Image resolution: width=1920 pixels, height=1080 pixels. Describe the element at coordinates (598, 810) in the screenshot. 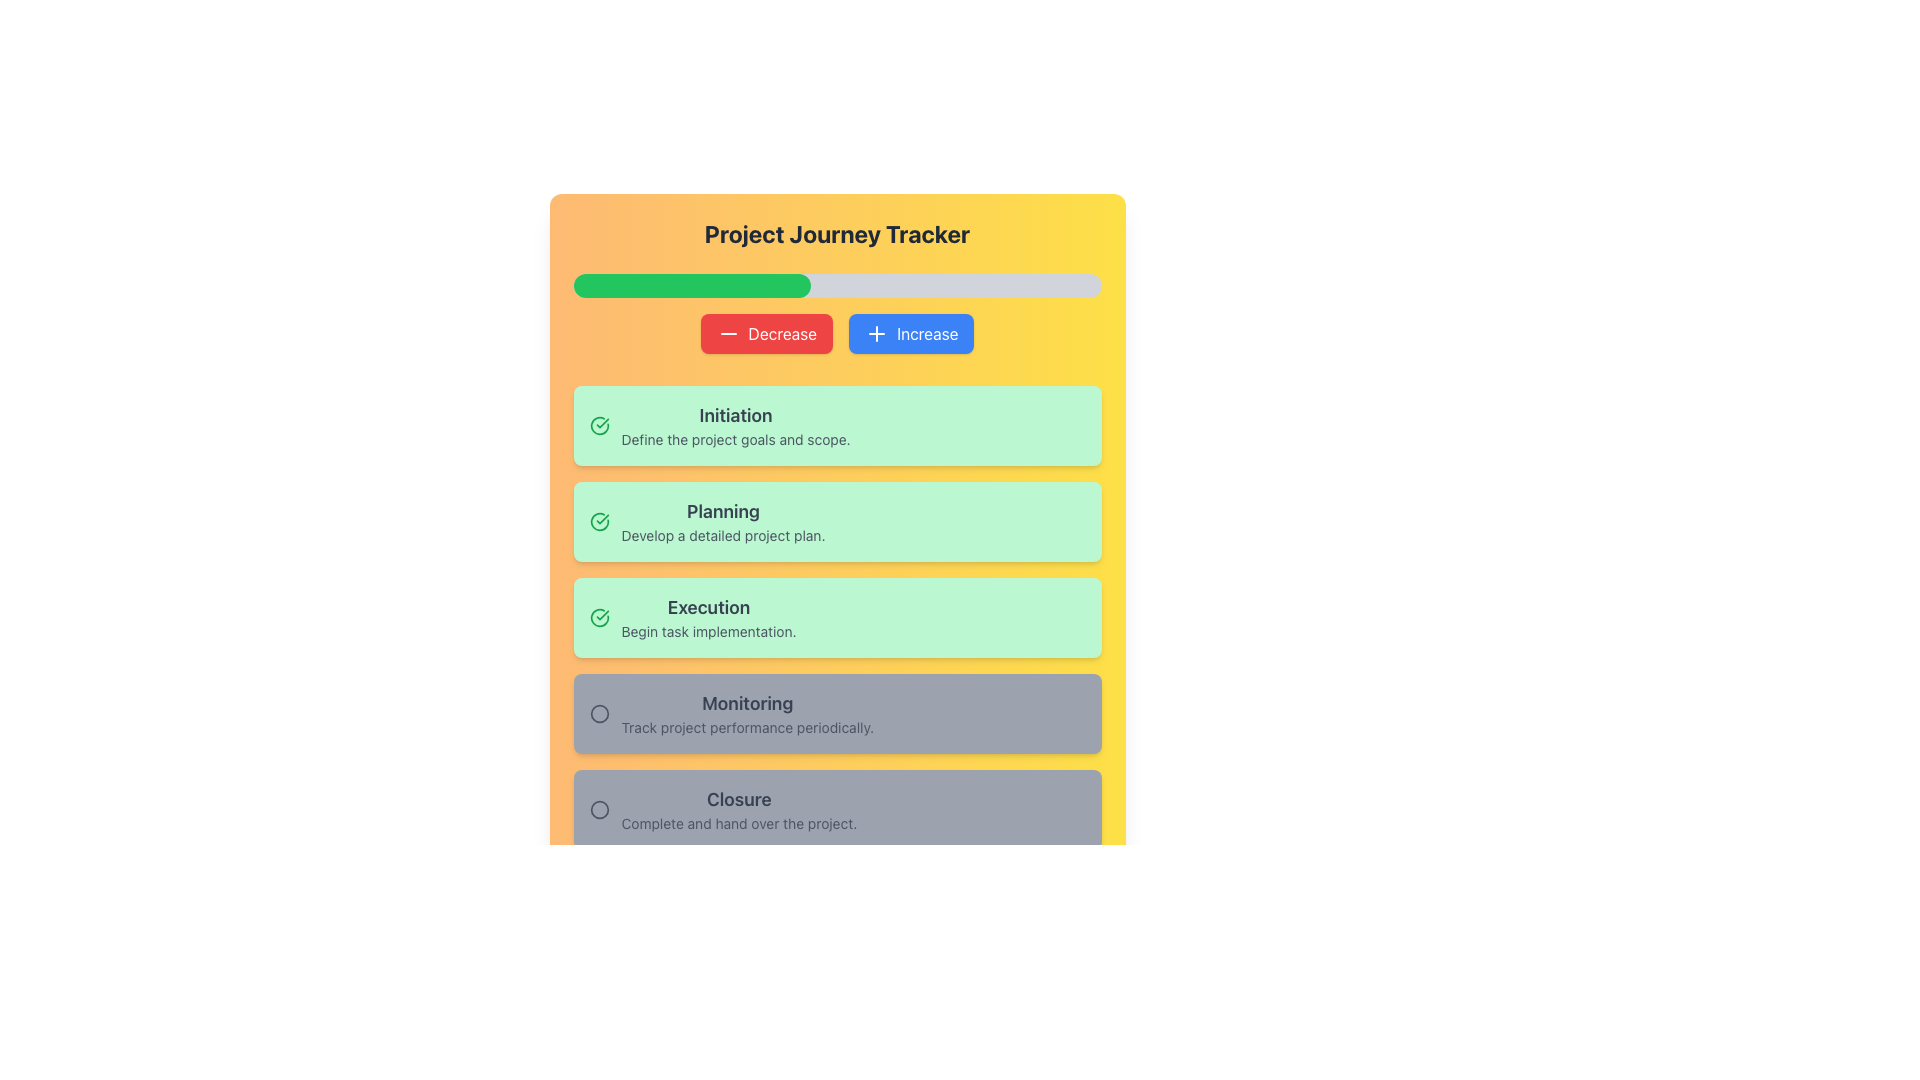

I see `the status icon representing the 'Closure' stage in the project tracker, positioned to the left of the last item labeled 'Closure'` at that location.